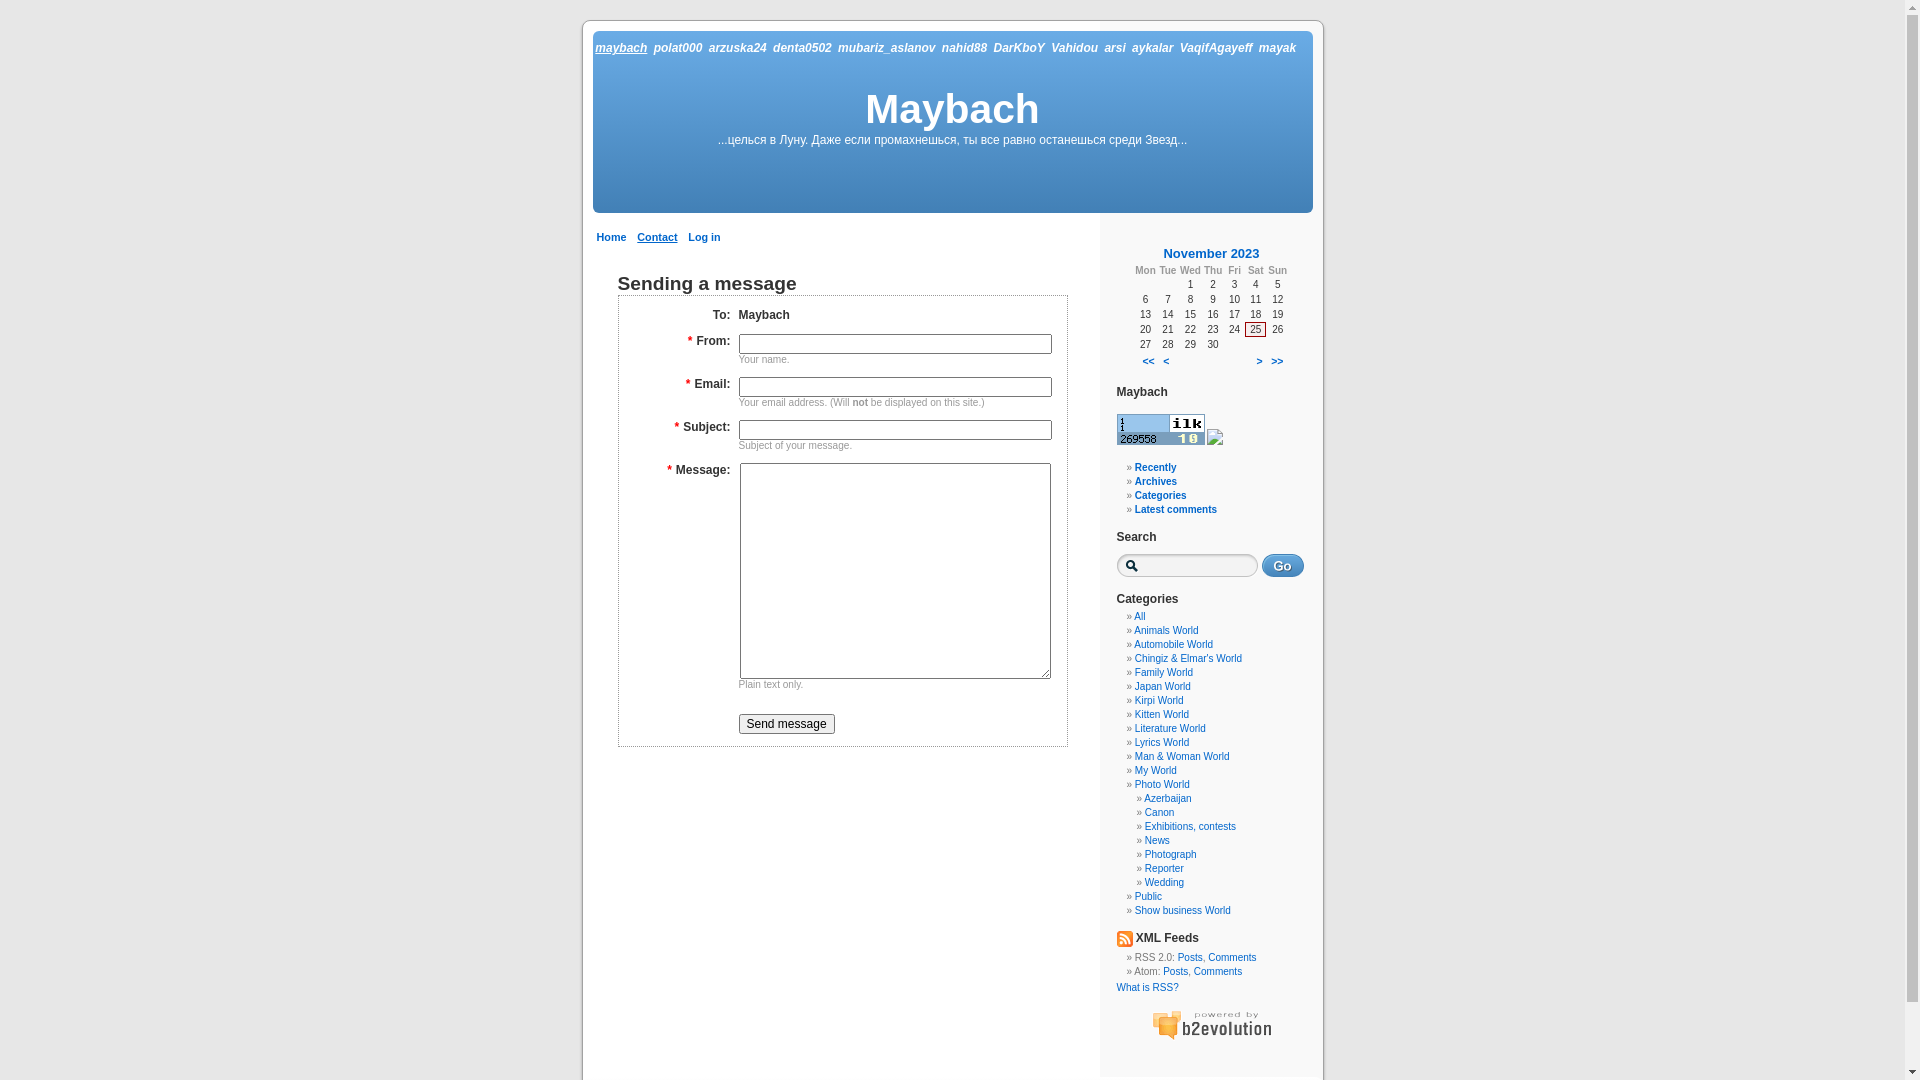  Describe the element at coordinates (1159, 812) in the screenshot. I see `'Canon'` at that location.